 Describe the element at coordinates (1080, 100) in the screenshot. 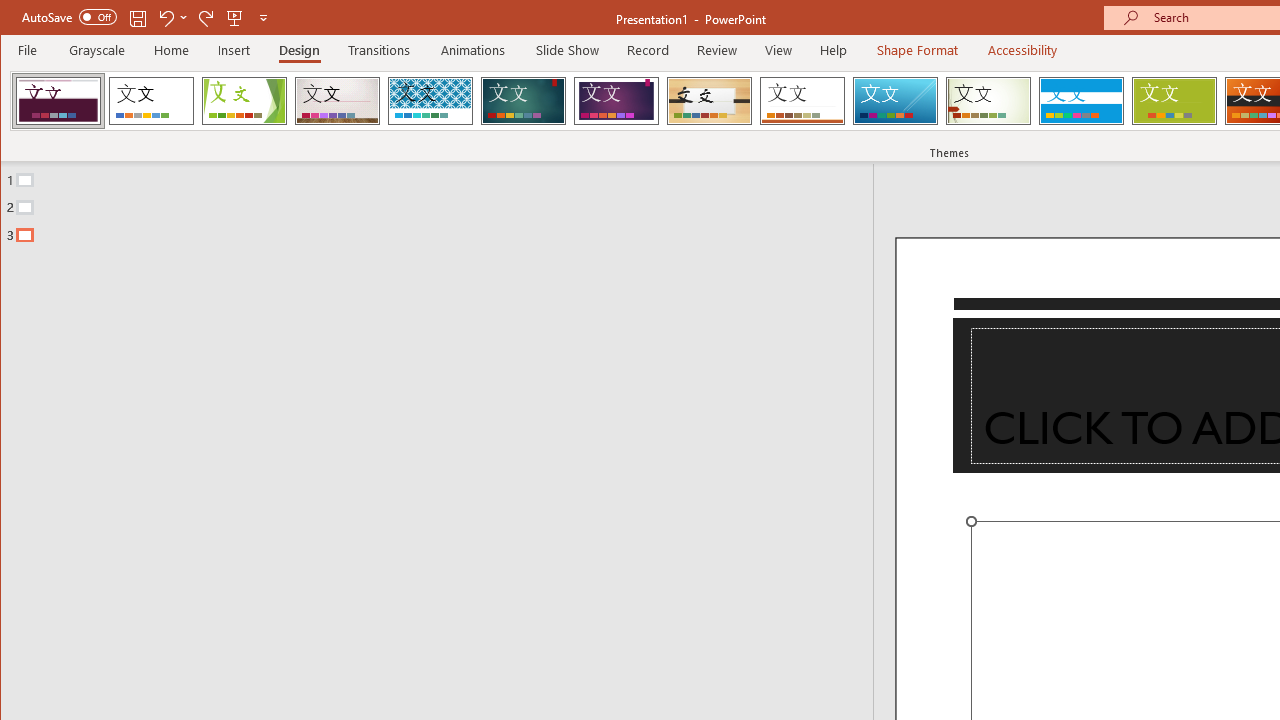

I see `'Banded'` at that location.